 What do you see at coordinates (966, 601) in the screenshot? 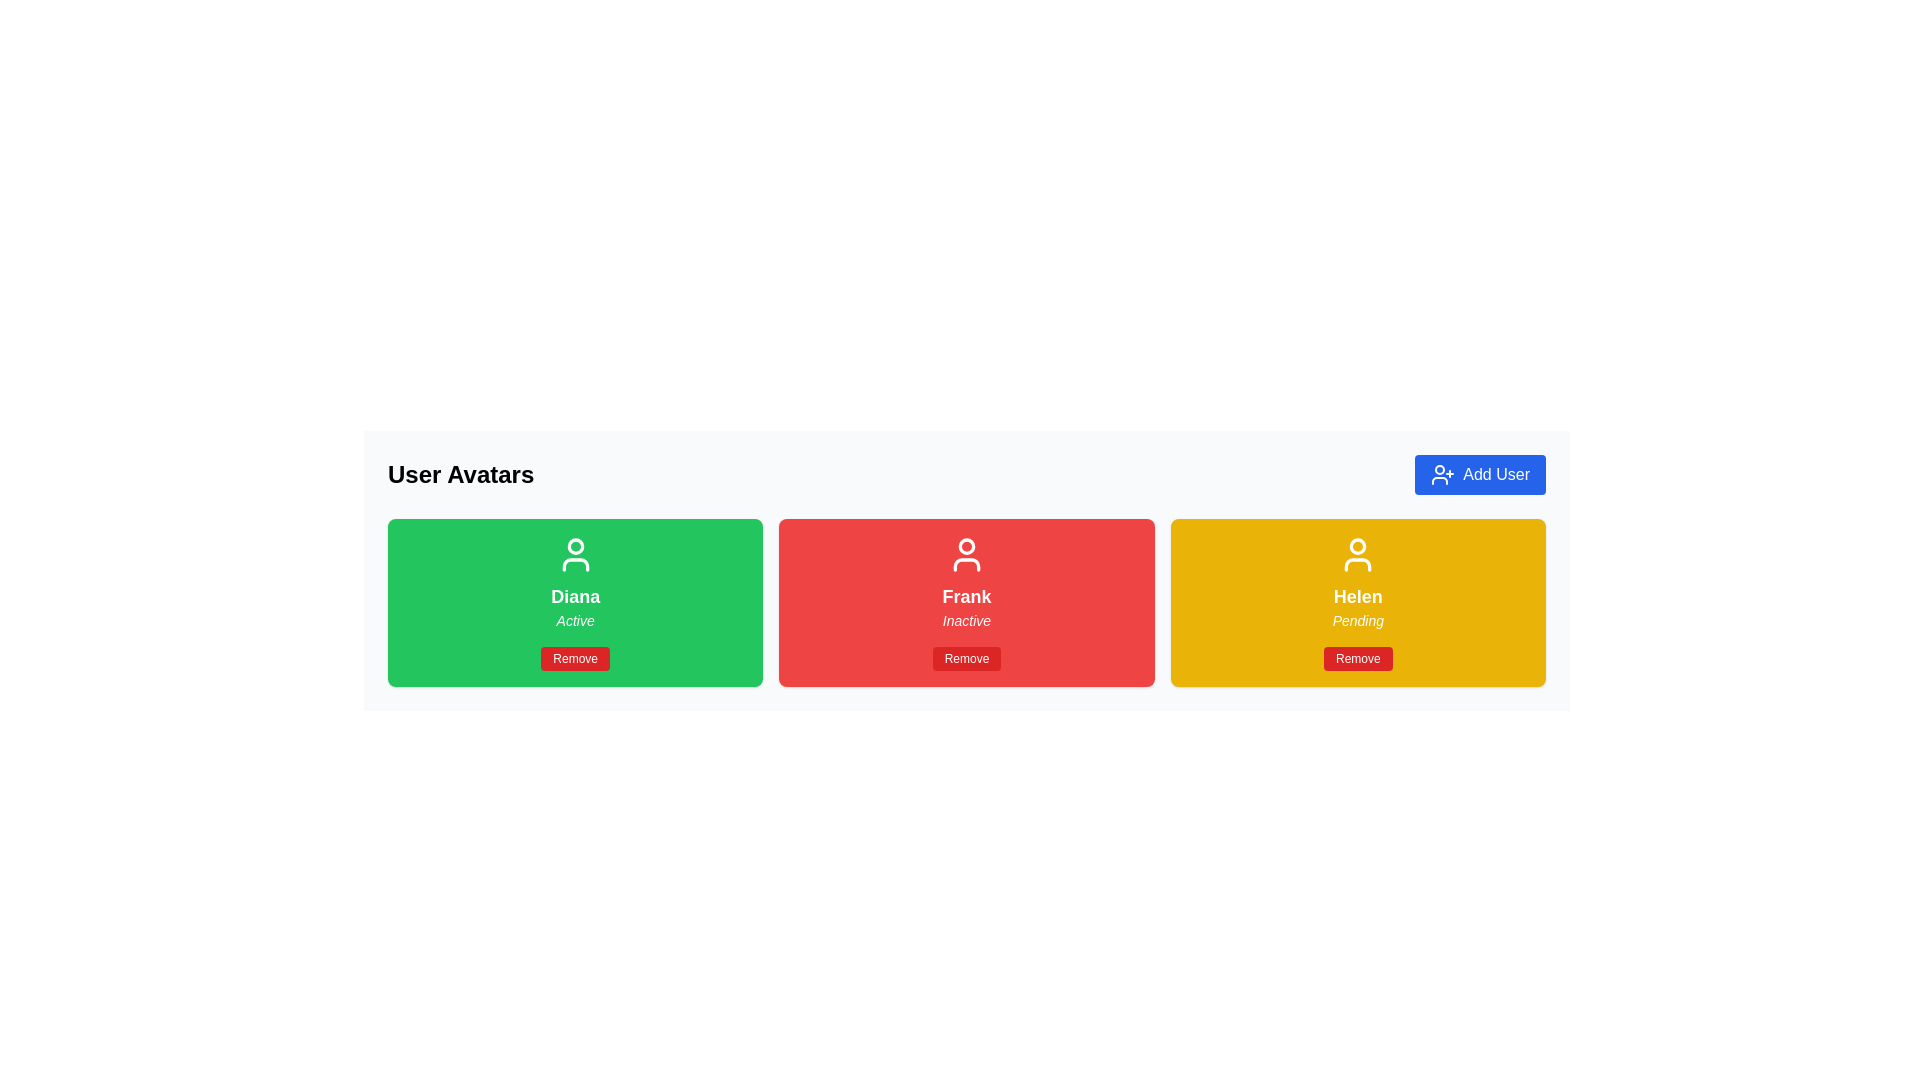
I see `the Card displaying the name 'Frank', status 'Inactive', and the 'Remove' button within the 'User Avatars' section` at bounding box center [966, 601].